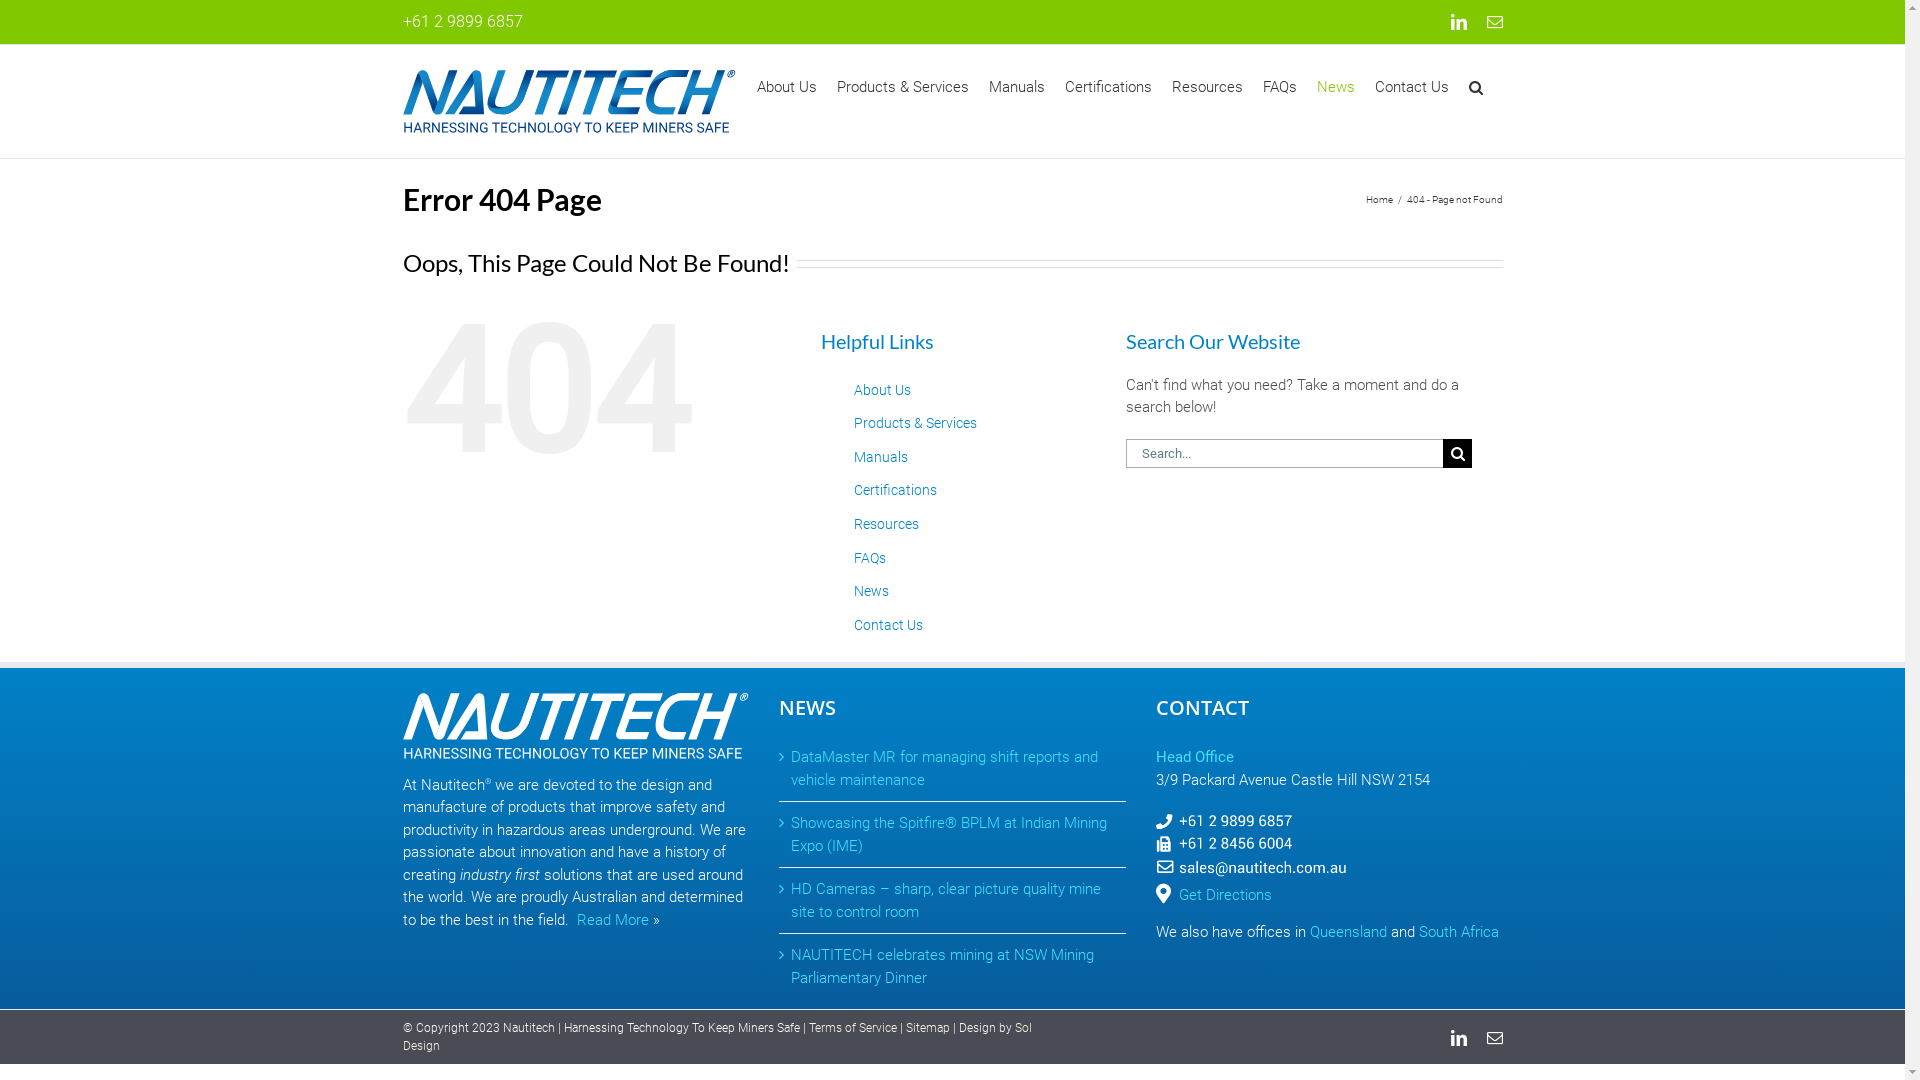 This screenshot has width=1920, height=1080. What do you see at coordinates (1106, 86) in the screenshot?
I see `'Certifications'` at bounding box center [1106, 86].